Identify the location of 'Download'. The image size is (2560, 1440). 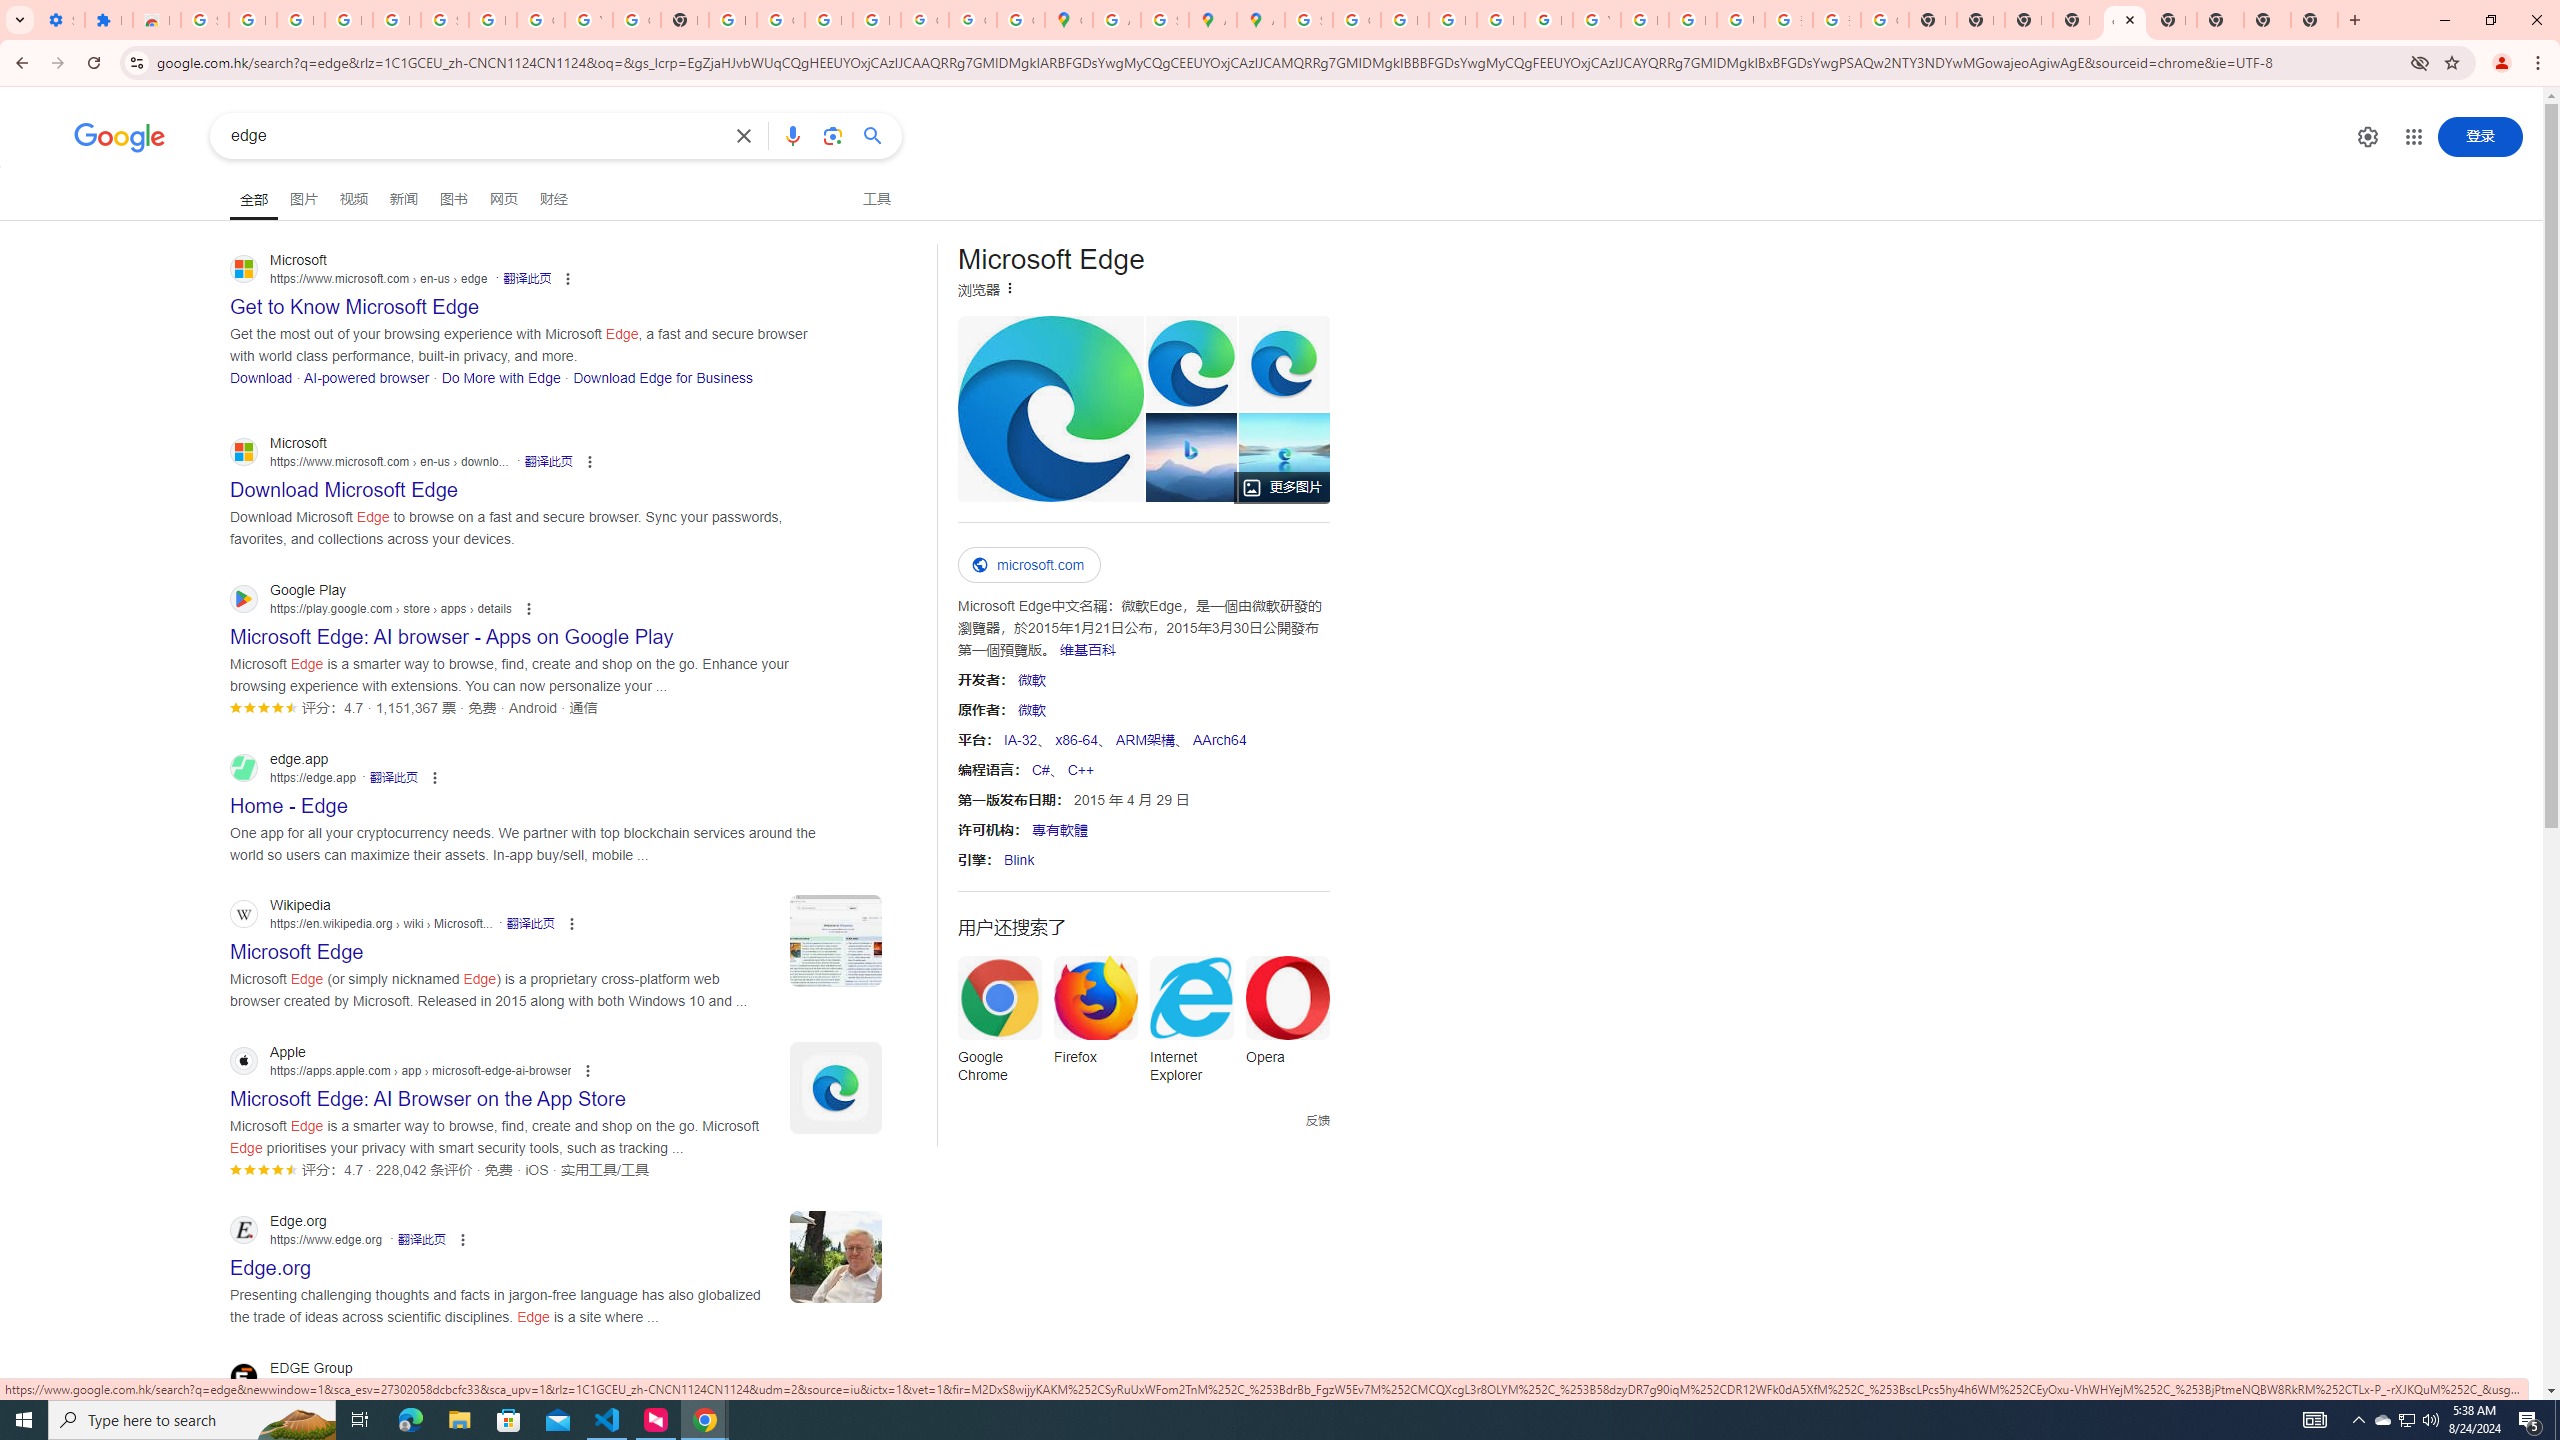
(260, 376).